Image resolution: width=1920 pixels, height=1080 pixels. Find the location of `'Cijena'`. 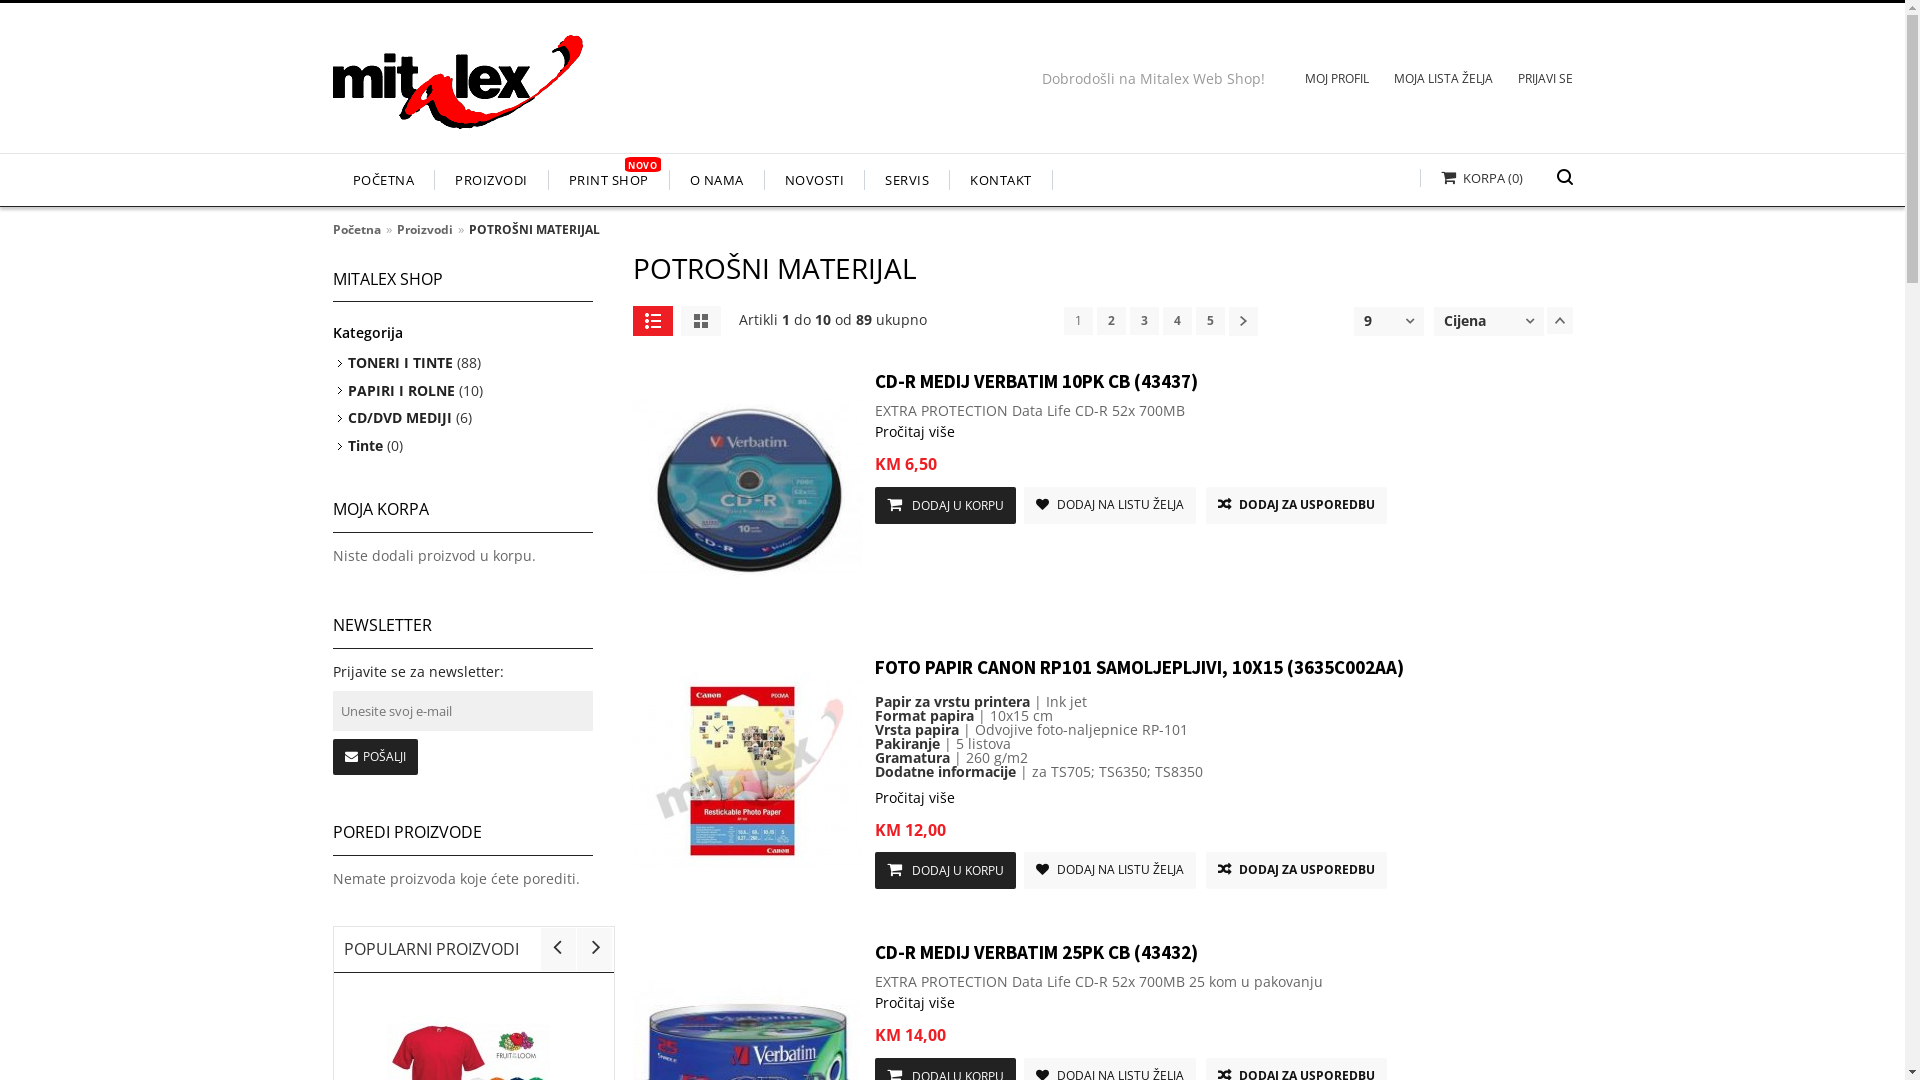

'Cijena' is located at coordinates (1444, 319).